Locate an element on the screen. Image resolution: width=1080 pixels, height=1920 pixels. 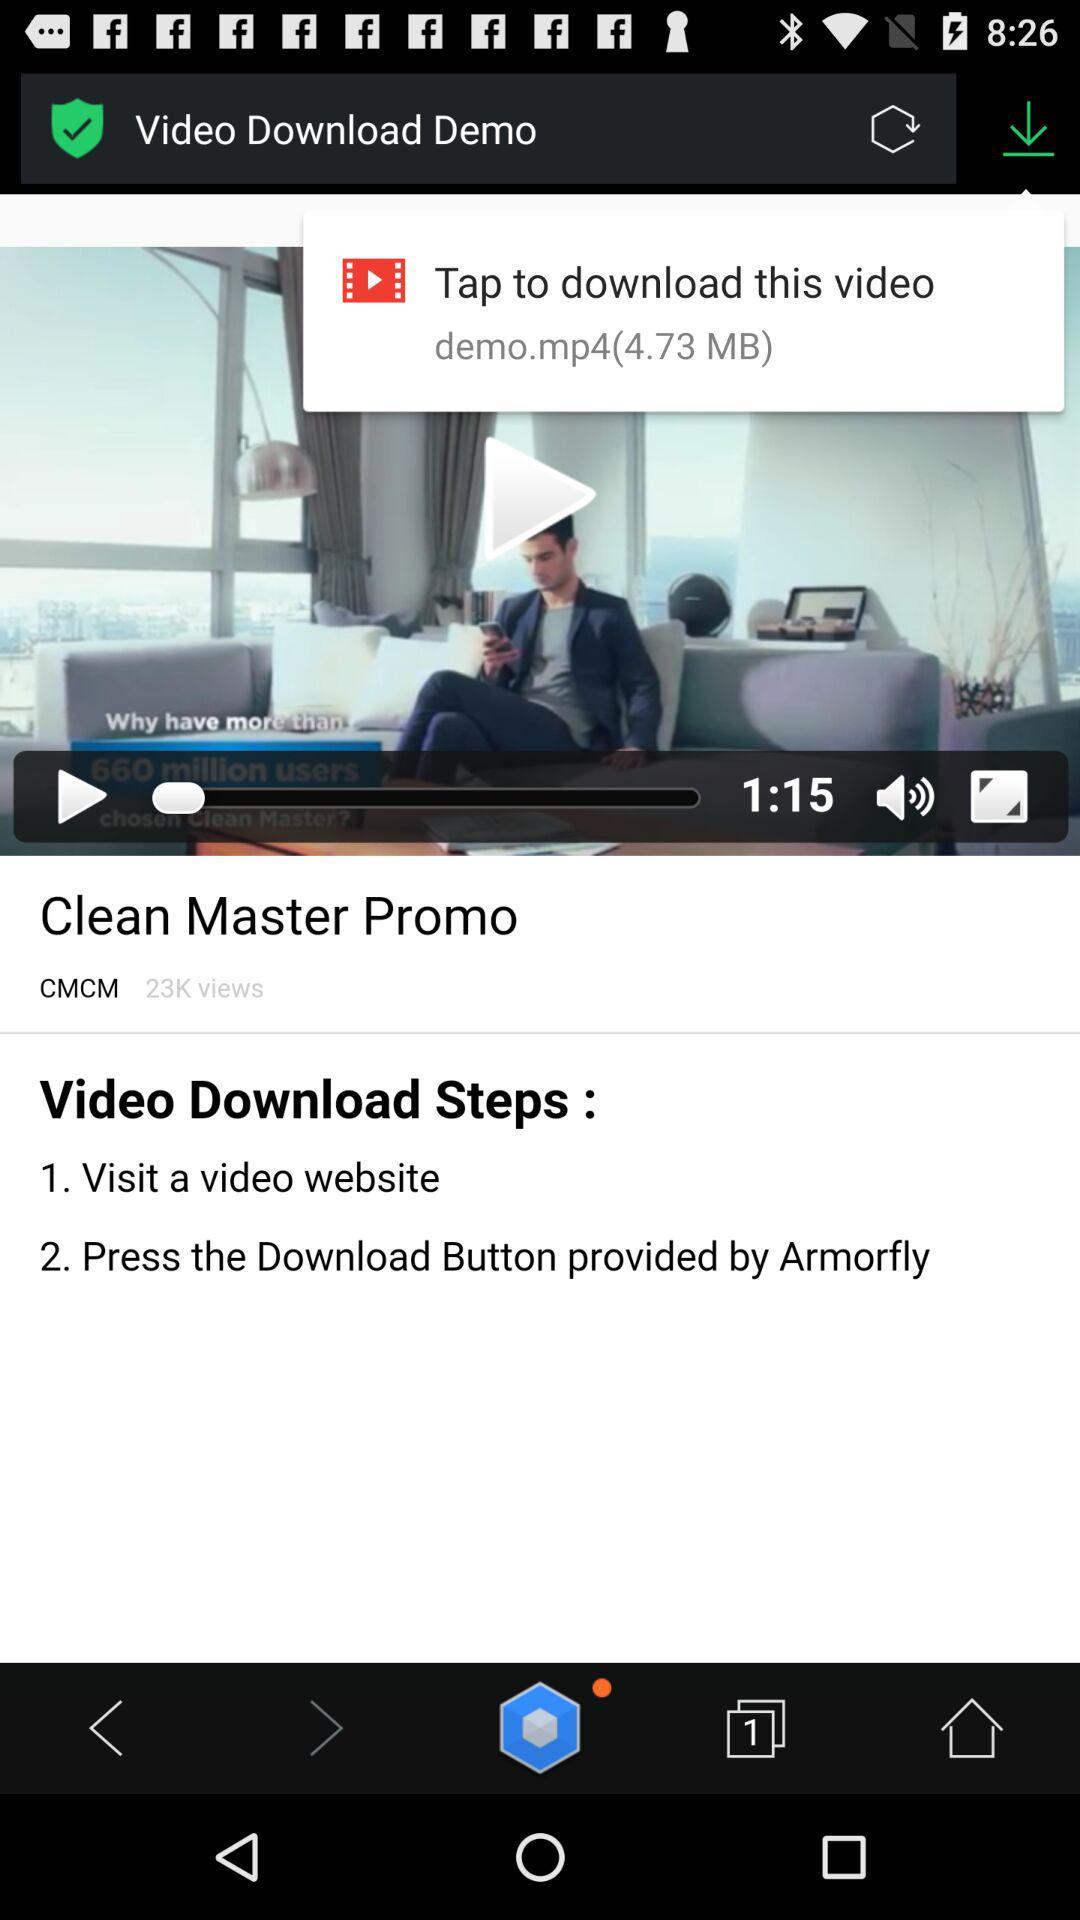
advertisement banner would take off site is located at coordinates (76, 127).